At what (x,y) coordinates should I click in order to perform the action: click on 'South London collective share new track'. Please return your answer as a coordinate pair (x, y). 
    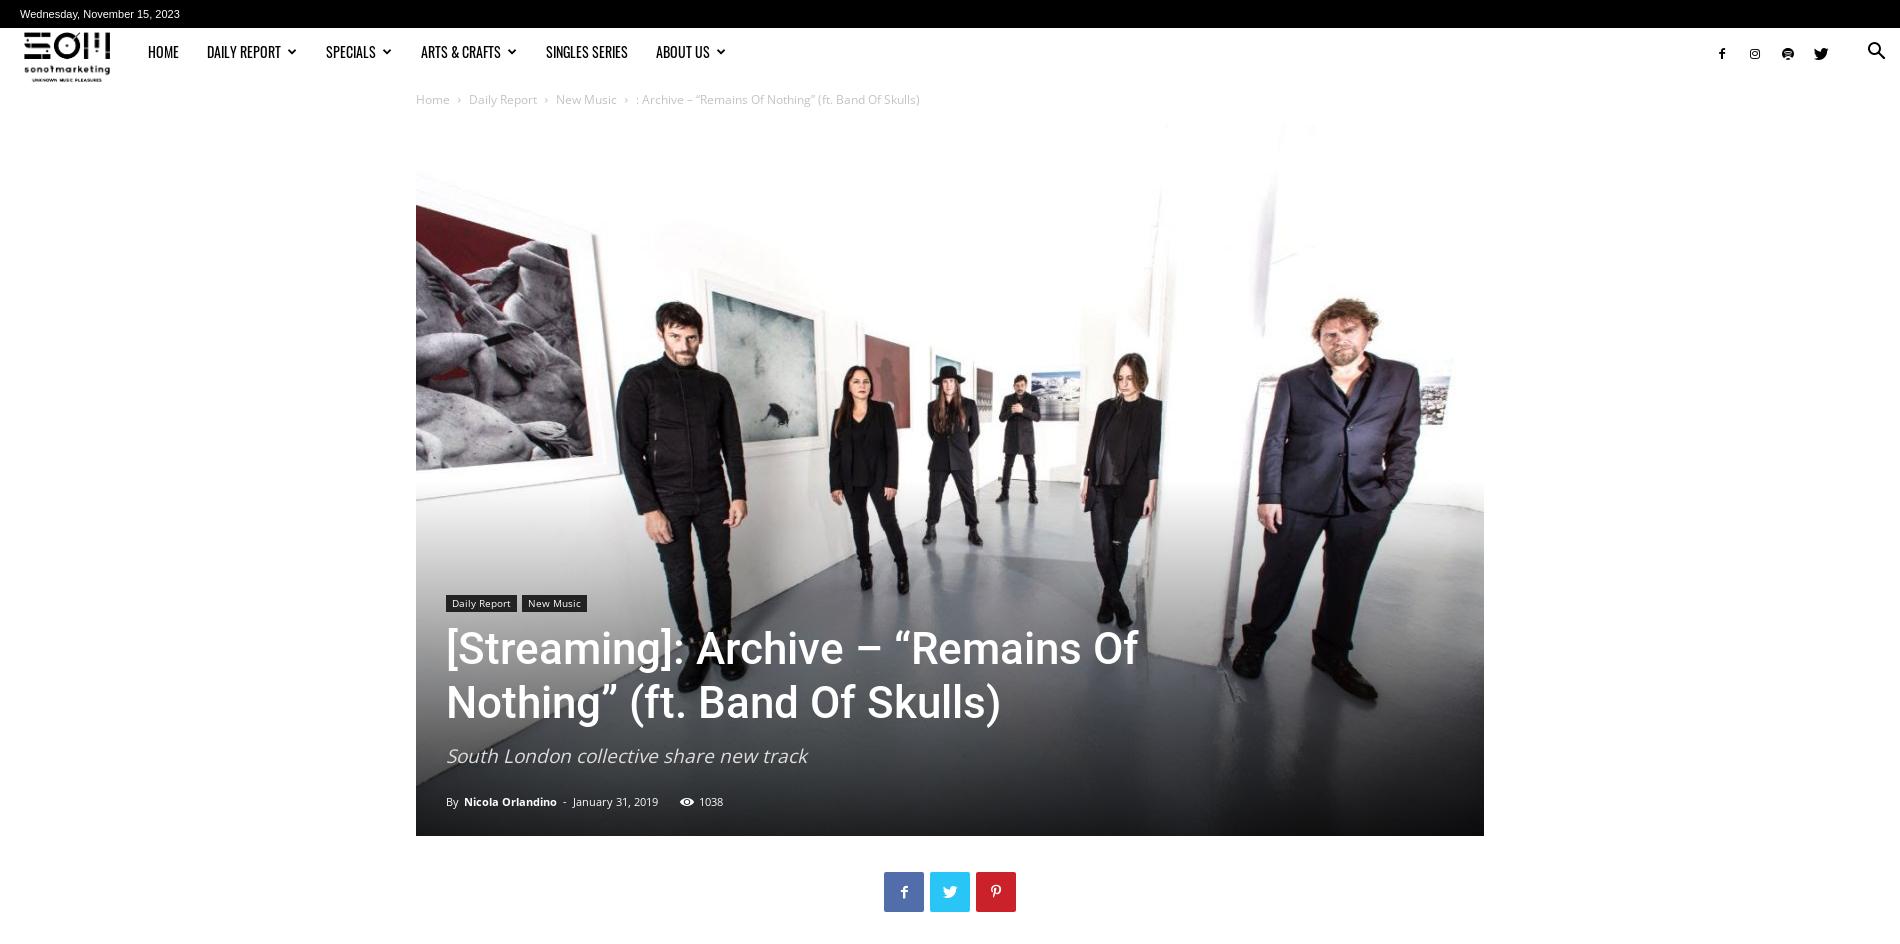
    Looking at the image, I should click on (626, 755).